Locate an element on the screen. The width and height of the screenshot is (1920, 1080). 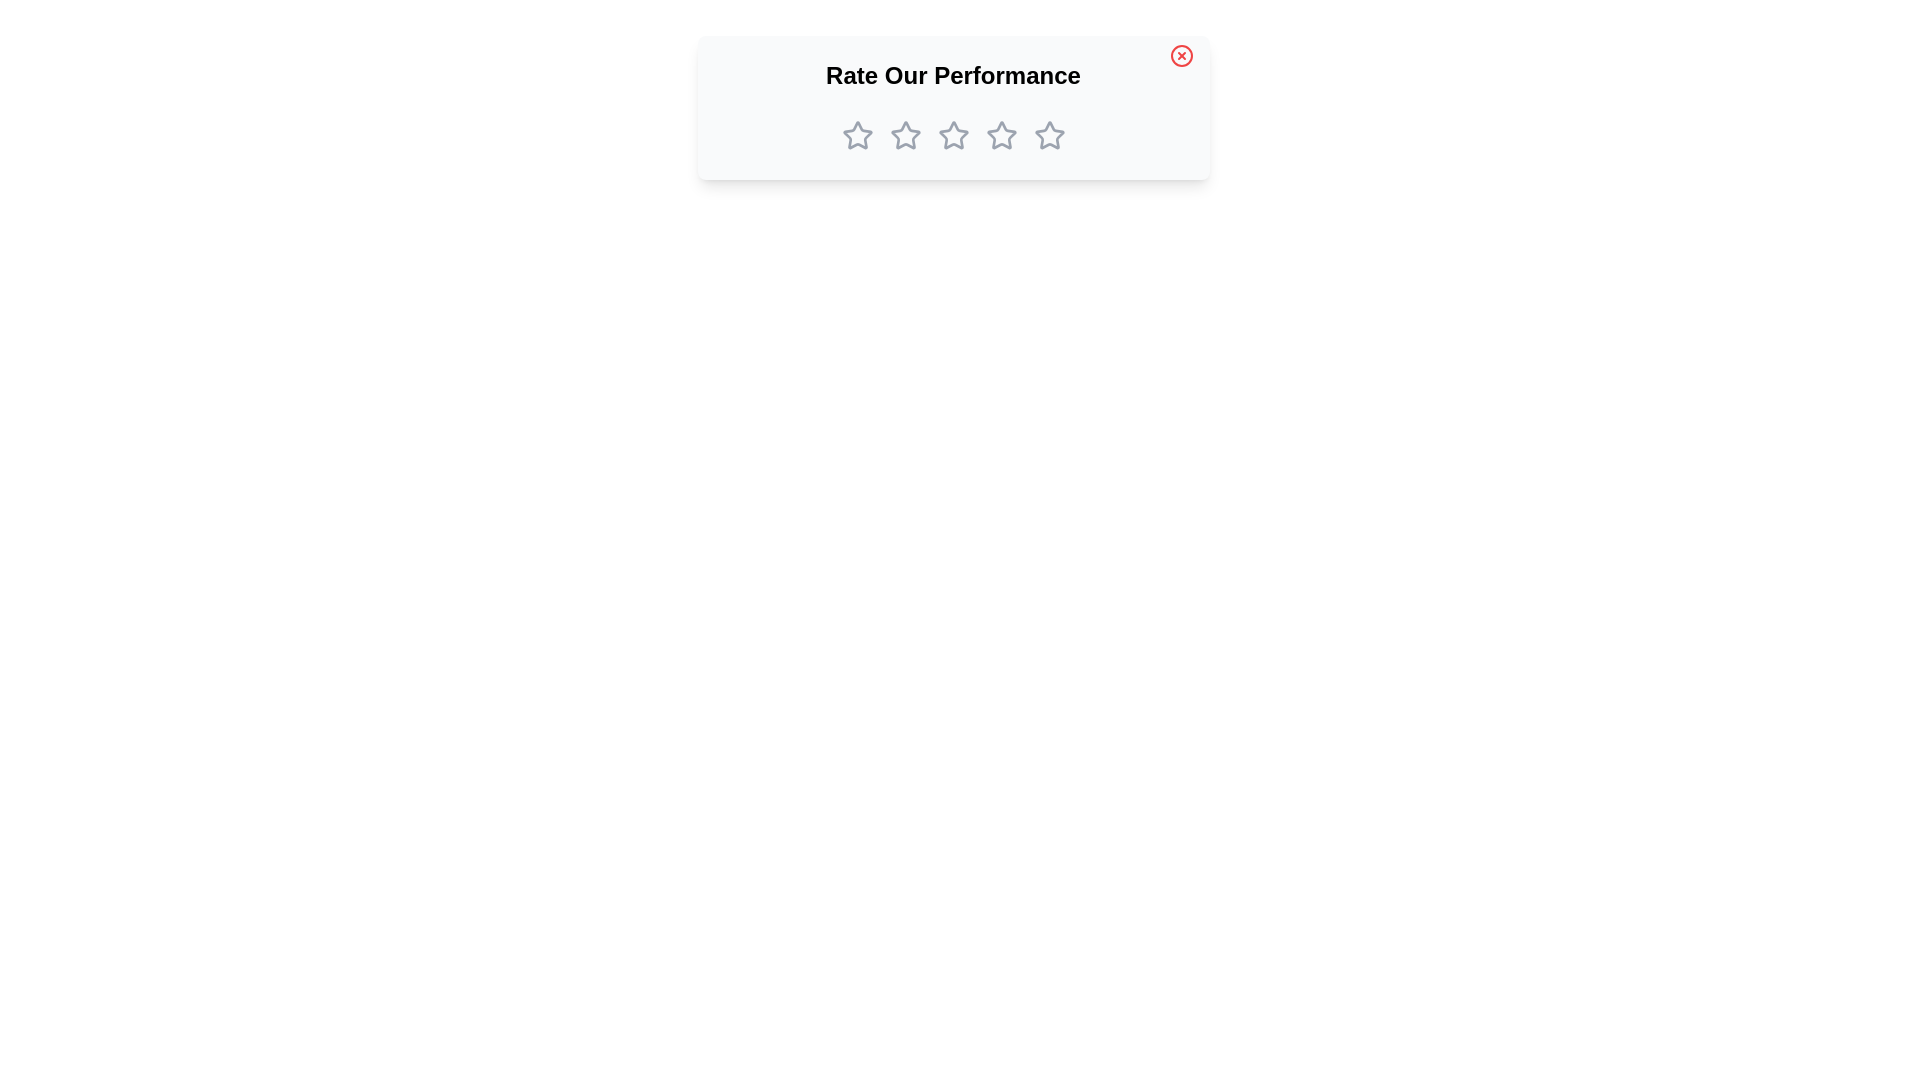
the star corresponding to the desired rating 2 is located at coordinates (904, 135).